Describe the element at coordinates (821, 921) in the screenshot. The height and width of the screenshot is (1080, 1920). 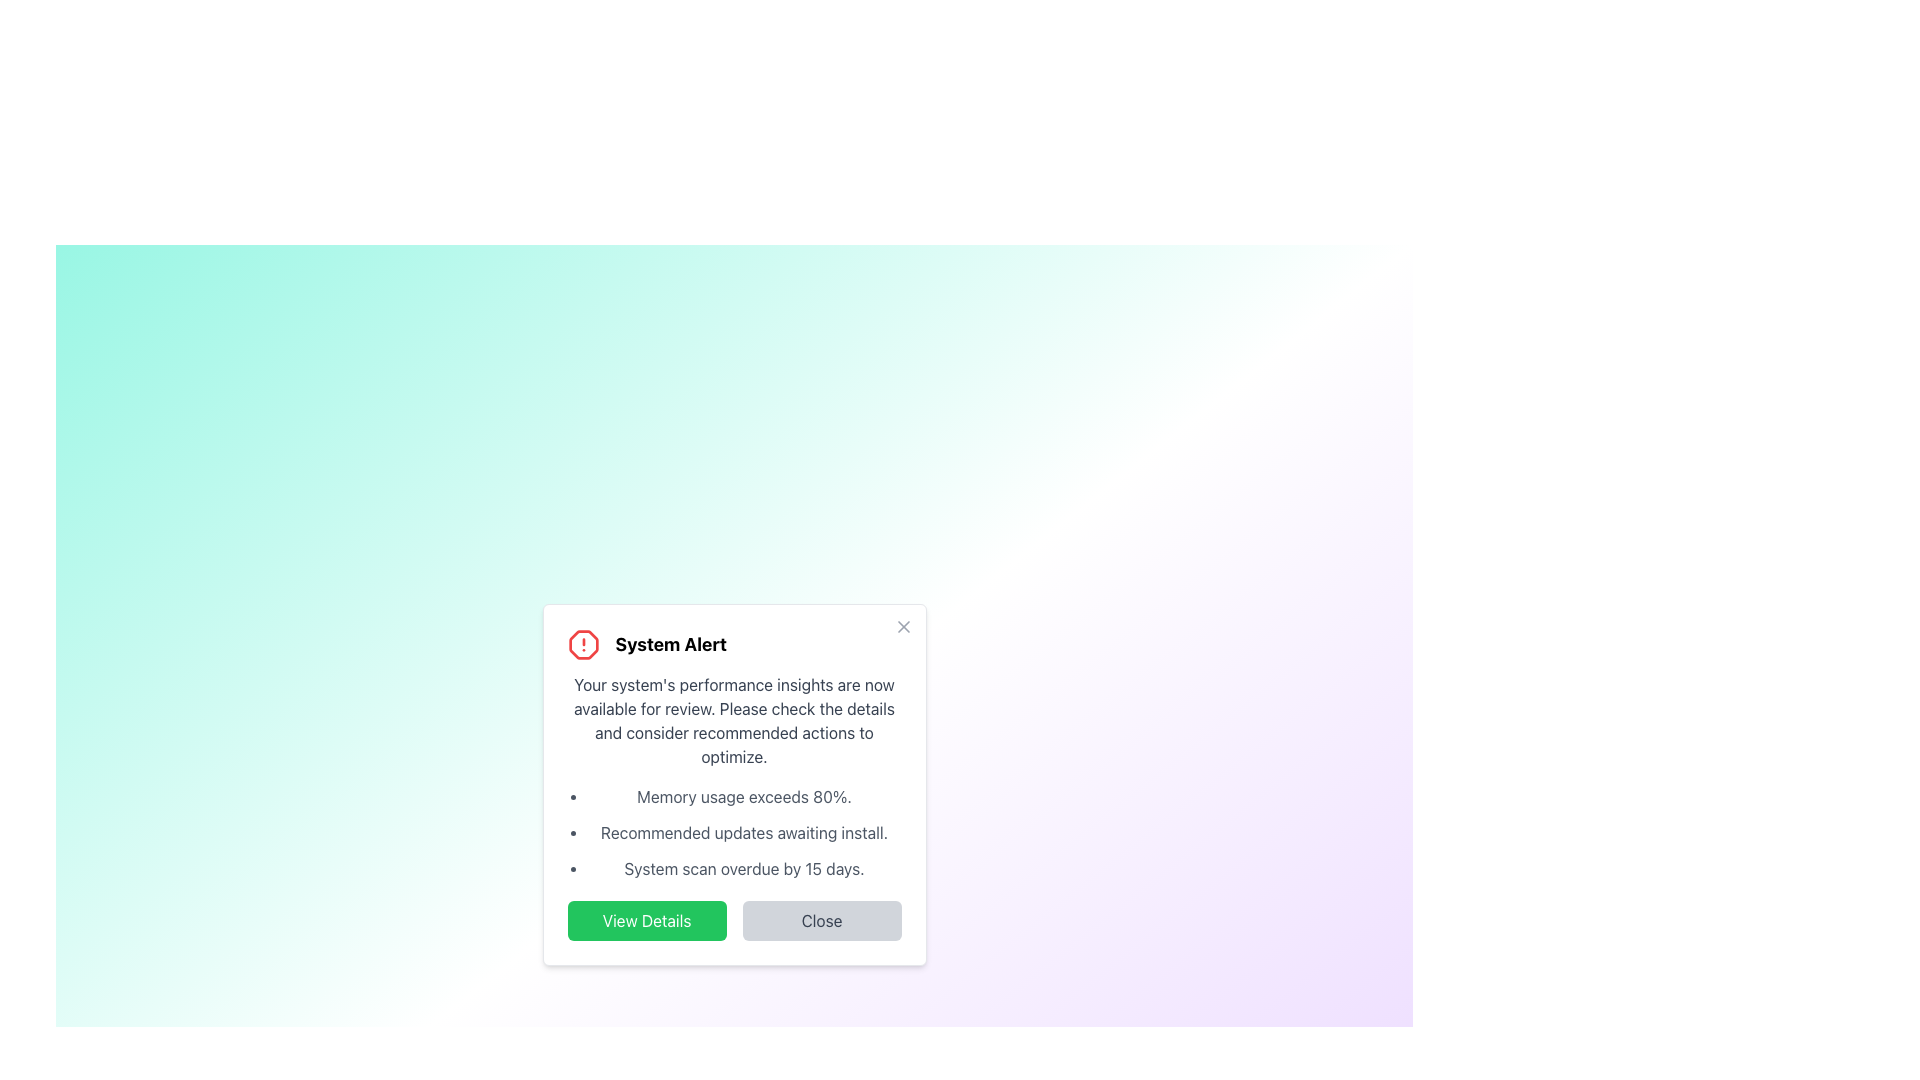
I see `the close button in the dialog box` at that location.